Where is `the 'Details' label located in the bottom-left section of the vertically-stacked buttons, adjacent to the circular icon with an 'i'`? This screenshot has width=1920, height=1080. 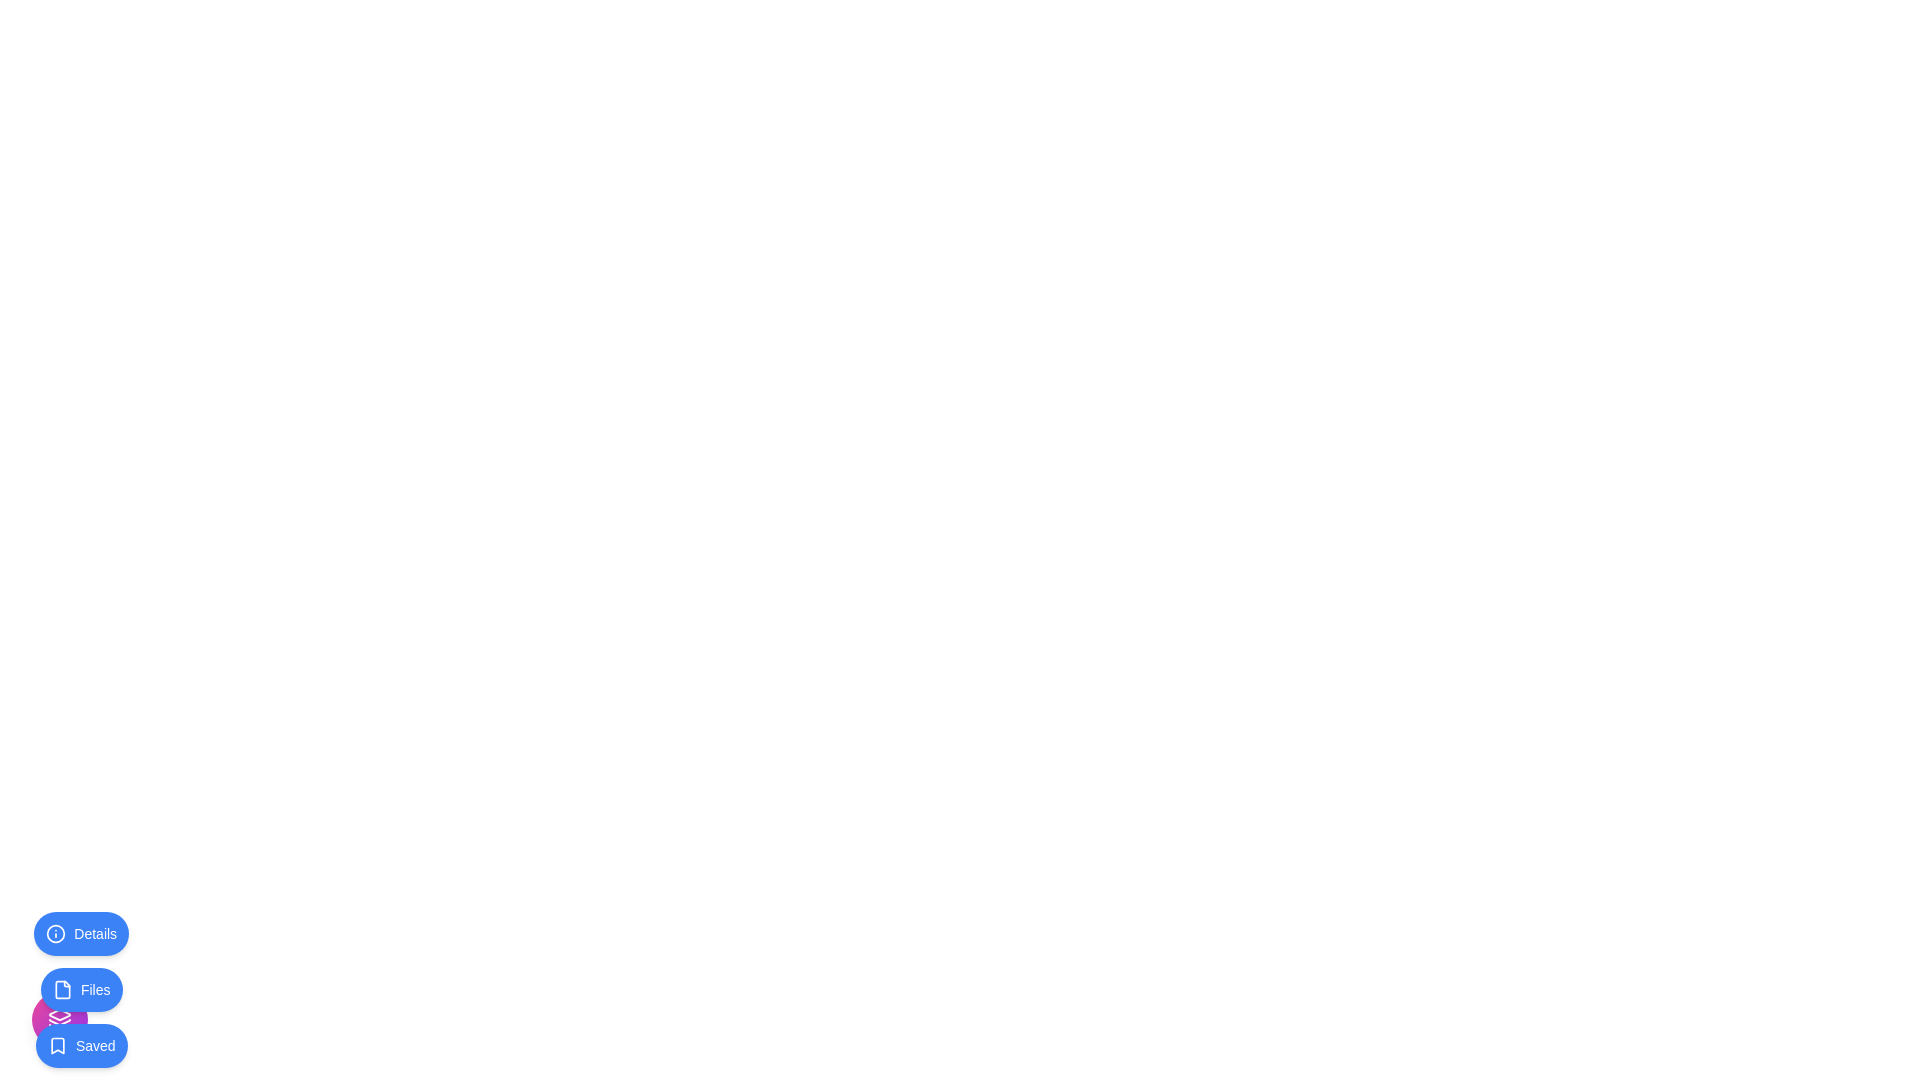 the 'Details' label located in the bottom-left section of the vertically-stacked buttons, adjacent to the circular icon with an 'i' is located at coordinates (94, 933).